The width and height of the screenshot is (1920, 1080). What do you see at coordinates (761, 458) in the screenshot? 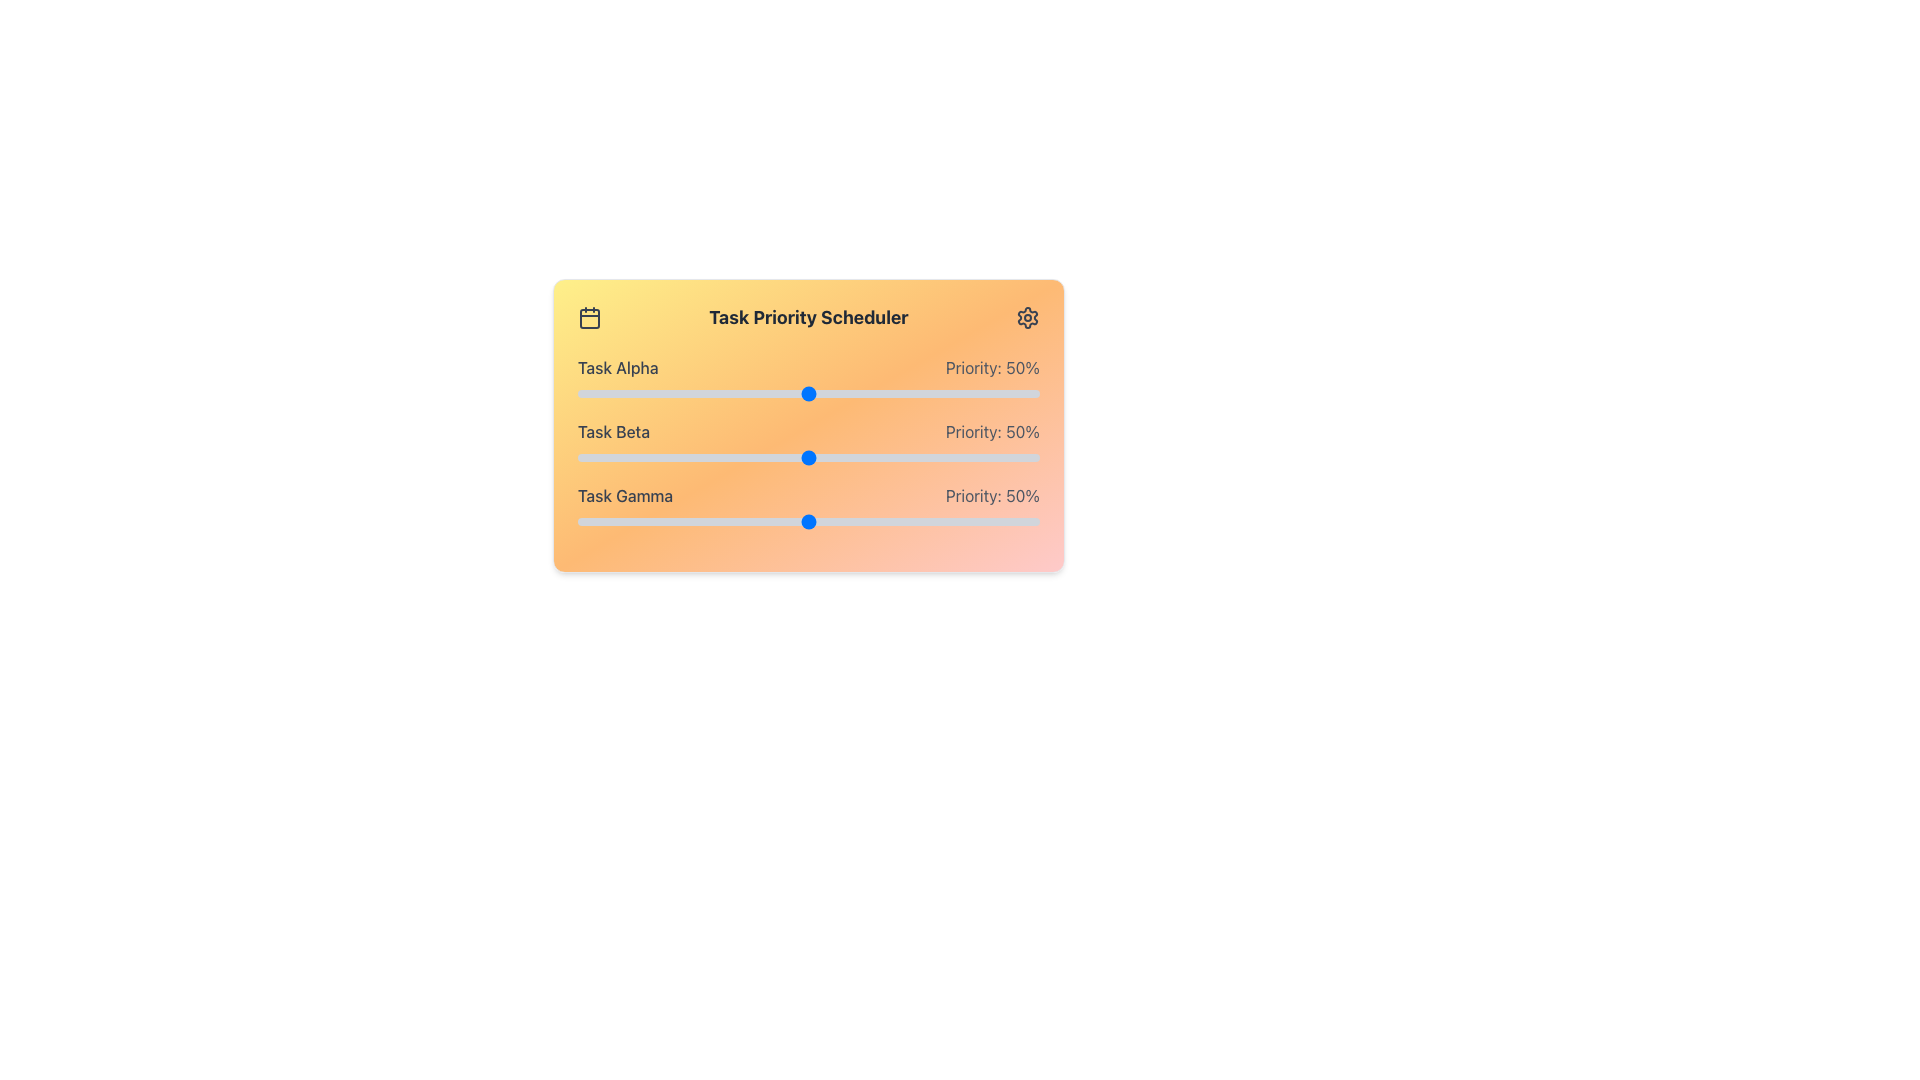
I see `the priority of Task Beta` at bounding box center [761, 458].